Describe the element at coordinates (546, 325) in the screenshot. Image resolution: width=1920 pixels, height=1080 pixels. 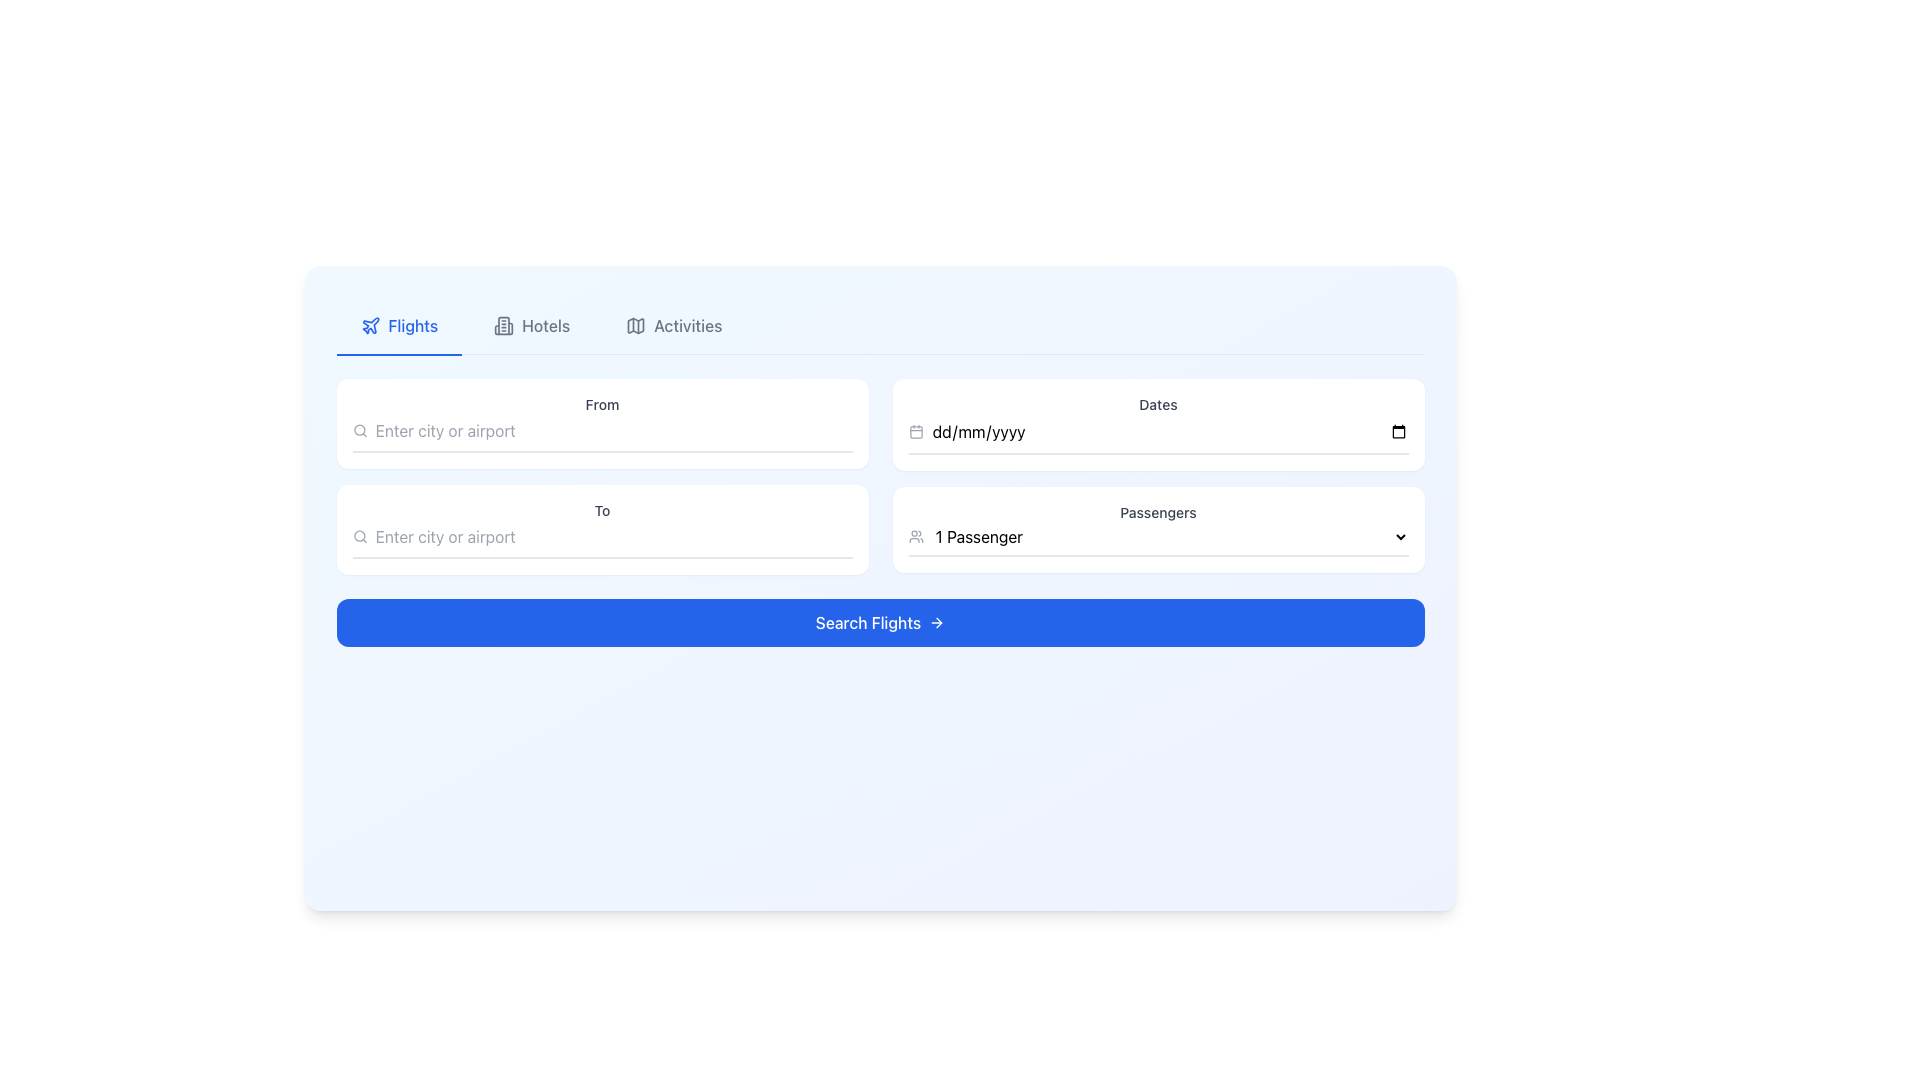
I see `the navigation label for hotels, which is the second text element in the navigation item group located on the center-right side of the header section` at that location.